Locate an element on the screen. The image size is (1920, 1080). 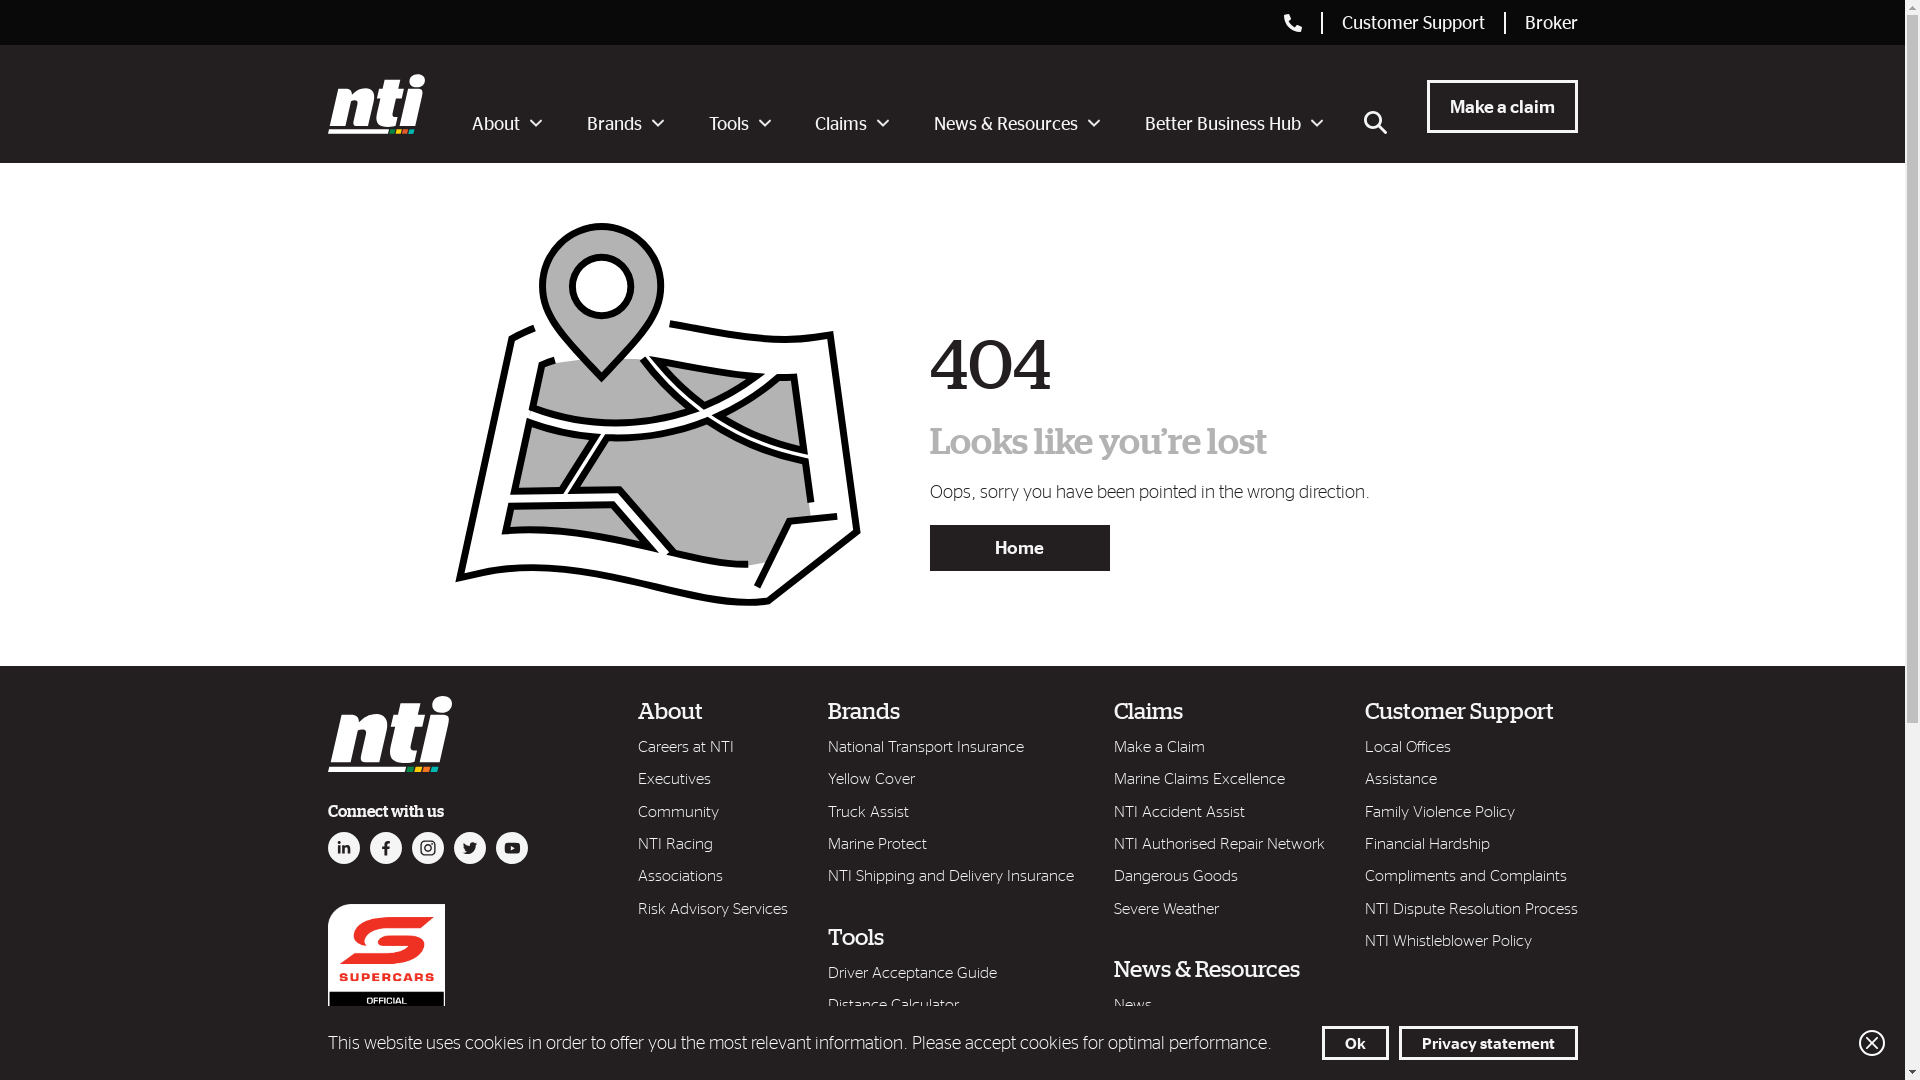
'About' is located at coordinates (507, 127).